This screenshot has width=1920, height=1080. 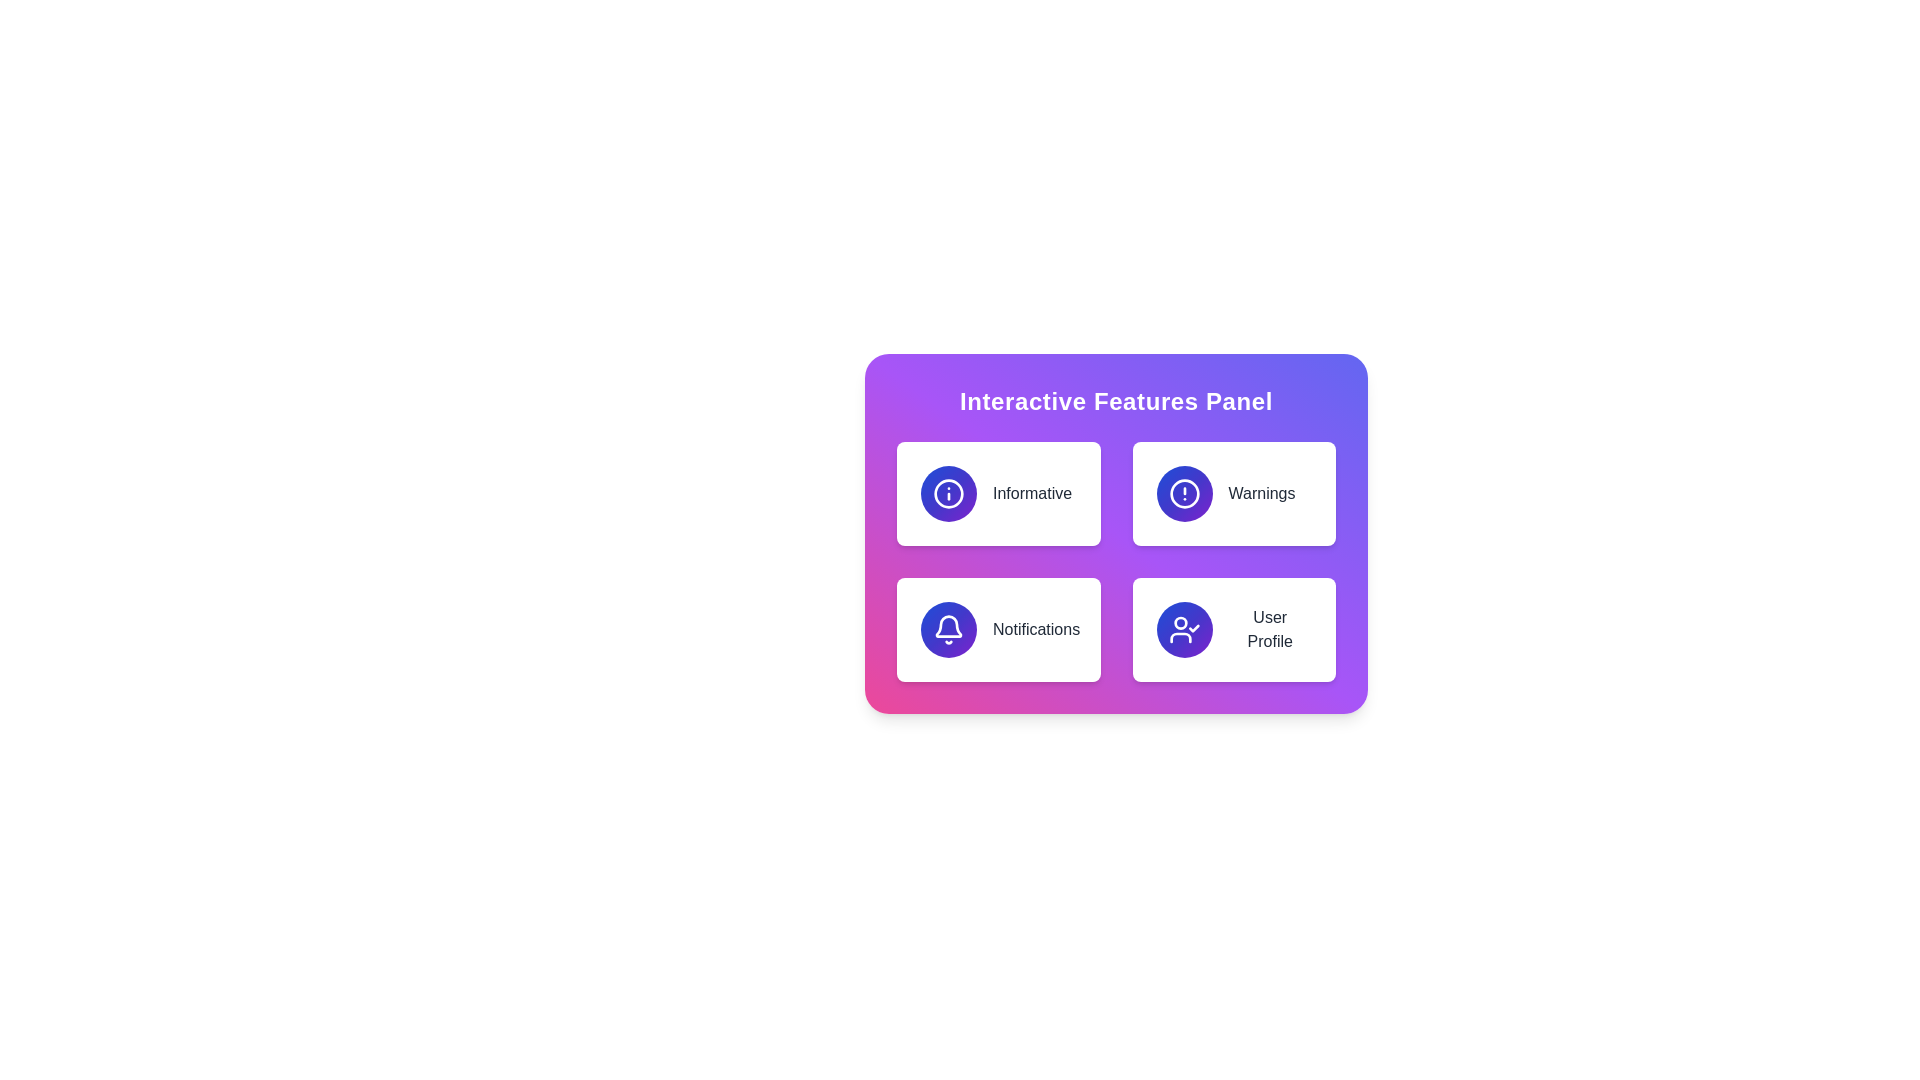 What do you see at coordinates (948, 628) in the screenshot?
I see `the notification icon located in the bottom-left quadrant of the 'Interactive Features Panel'` at bounding box center [948, 628].